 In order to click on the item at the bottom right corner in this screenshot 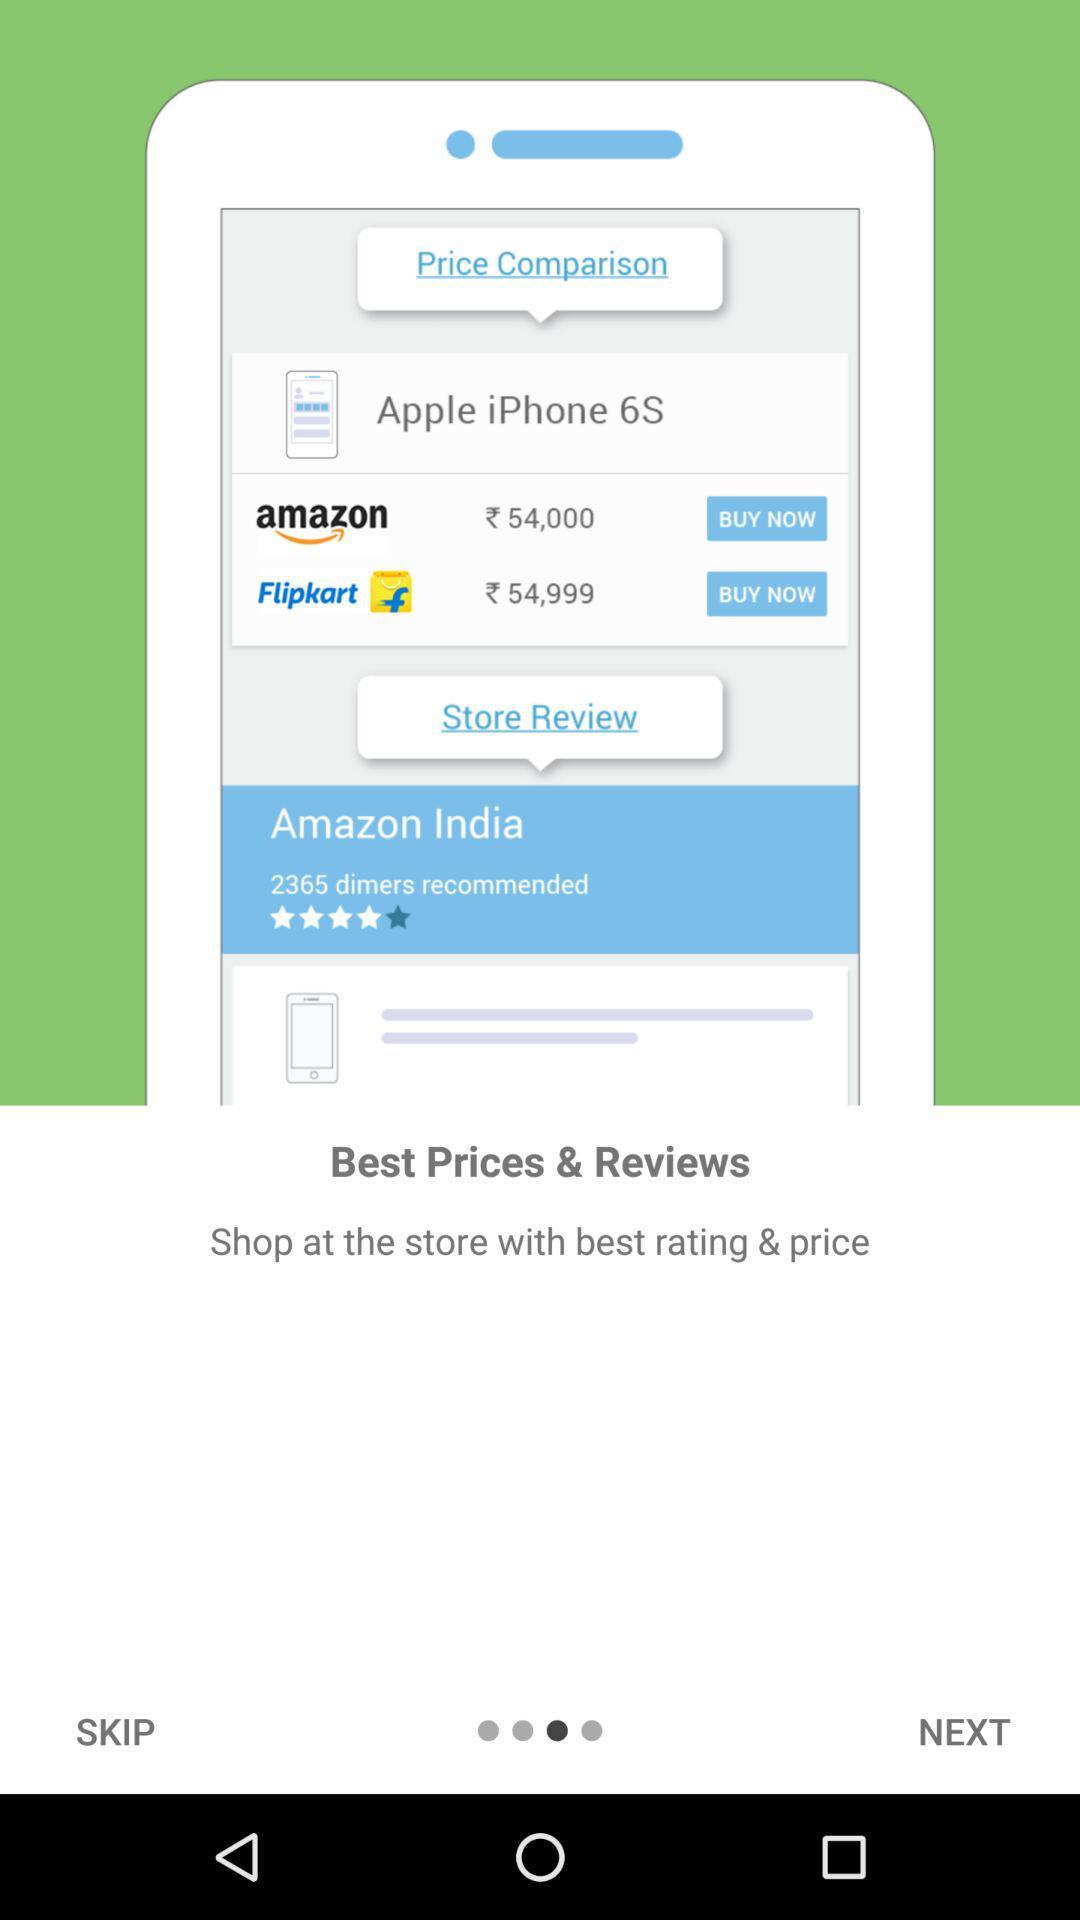, I will do `click(963, 1730)`.